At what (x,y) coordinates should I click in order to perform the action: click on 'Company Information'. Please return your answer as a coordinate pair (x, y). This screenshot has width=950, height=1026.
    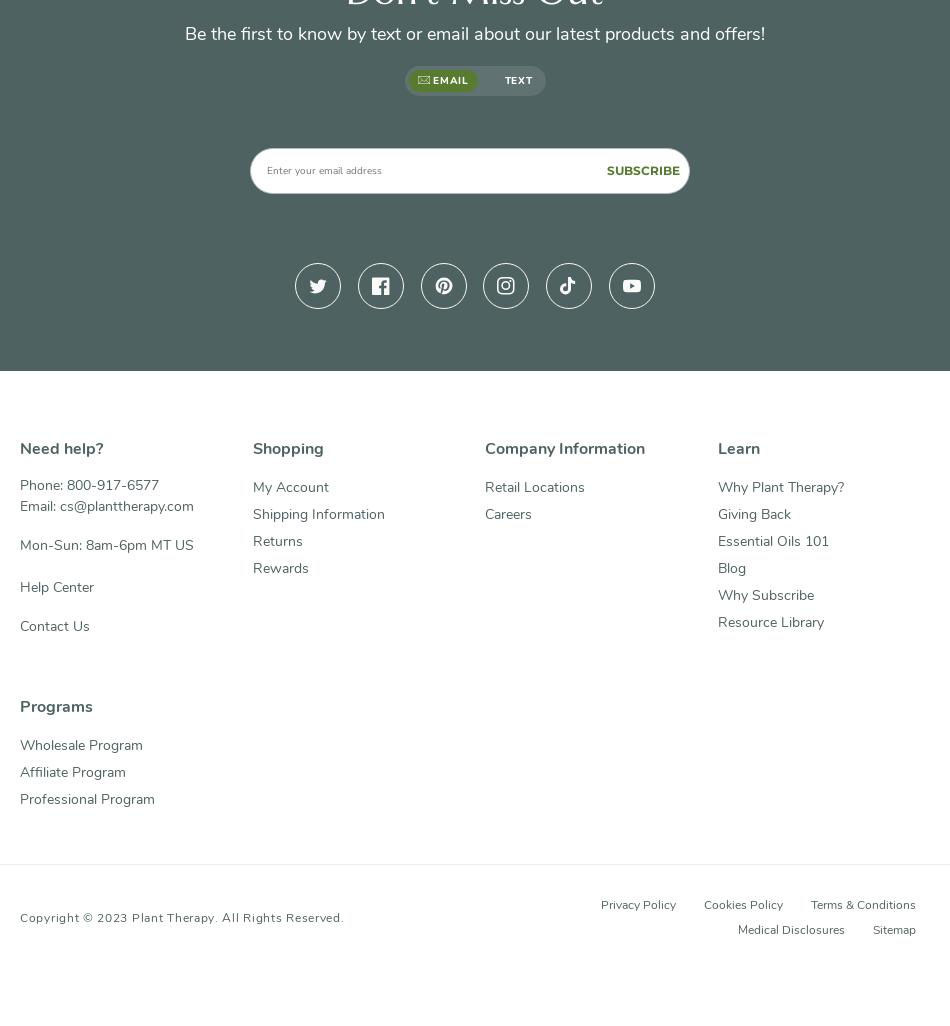
    Looking at the image, I should click on (564, 448).